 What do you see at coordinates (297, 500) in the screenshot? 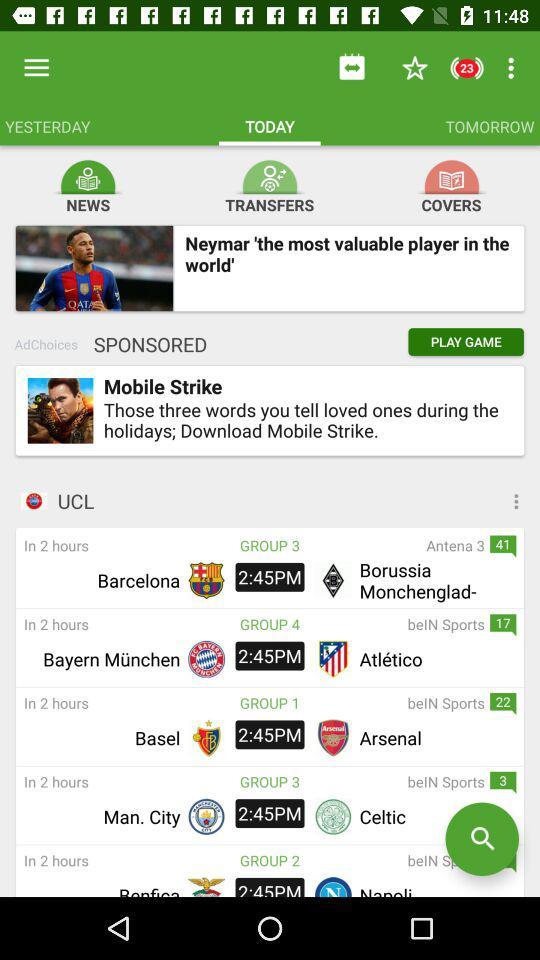
I see `the ucl` at bounding box center [297, 500].